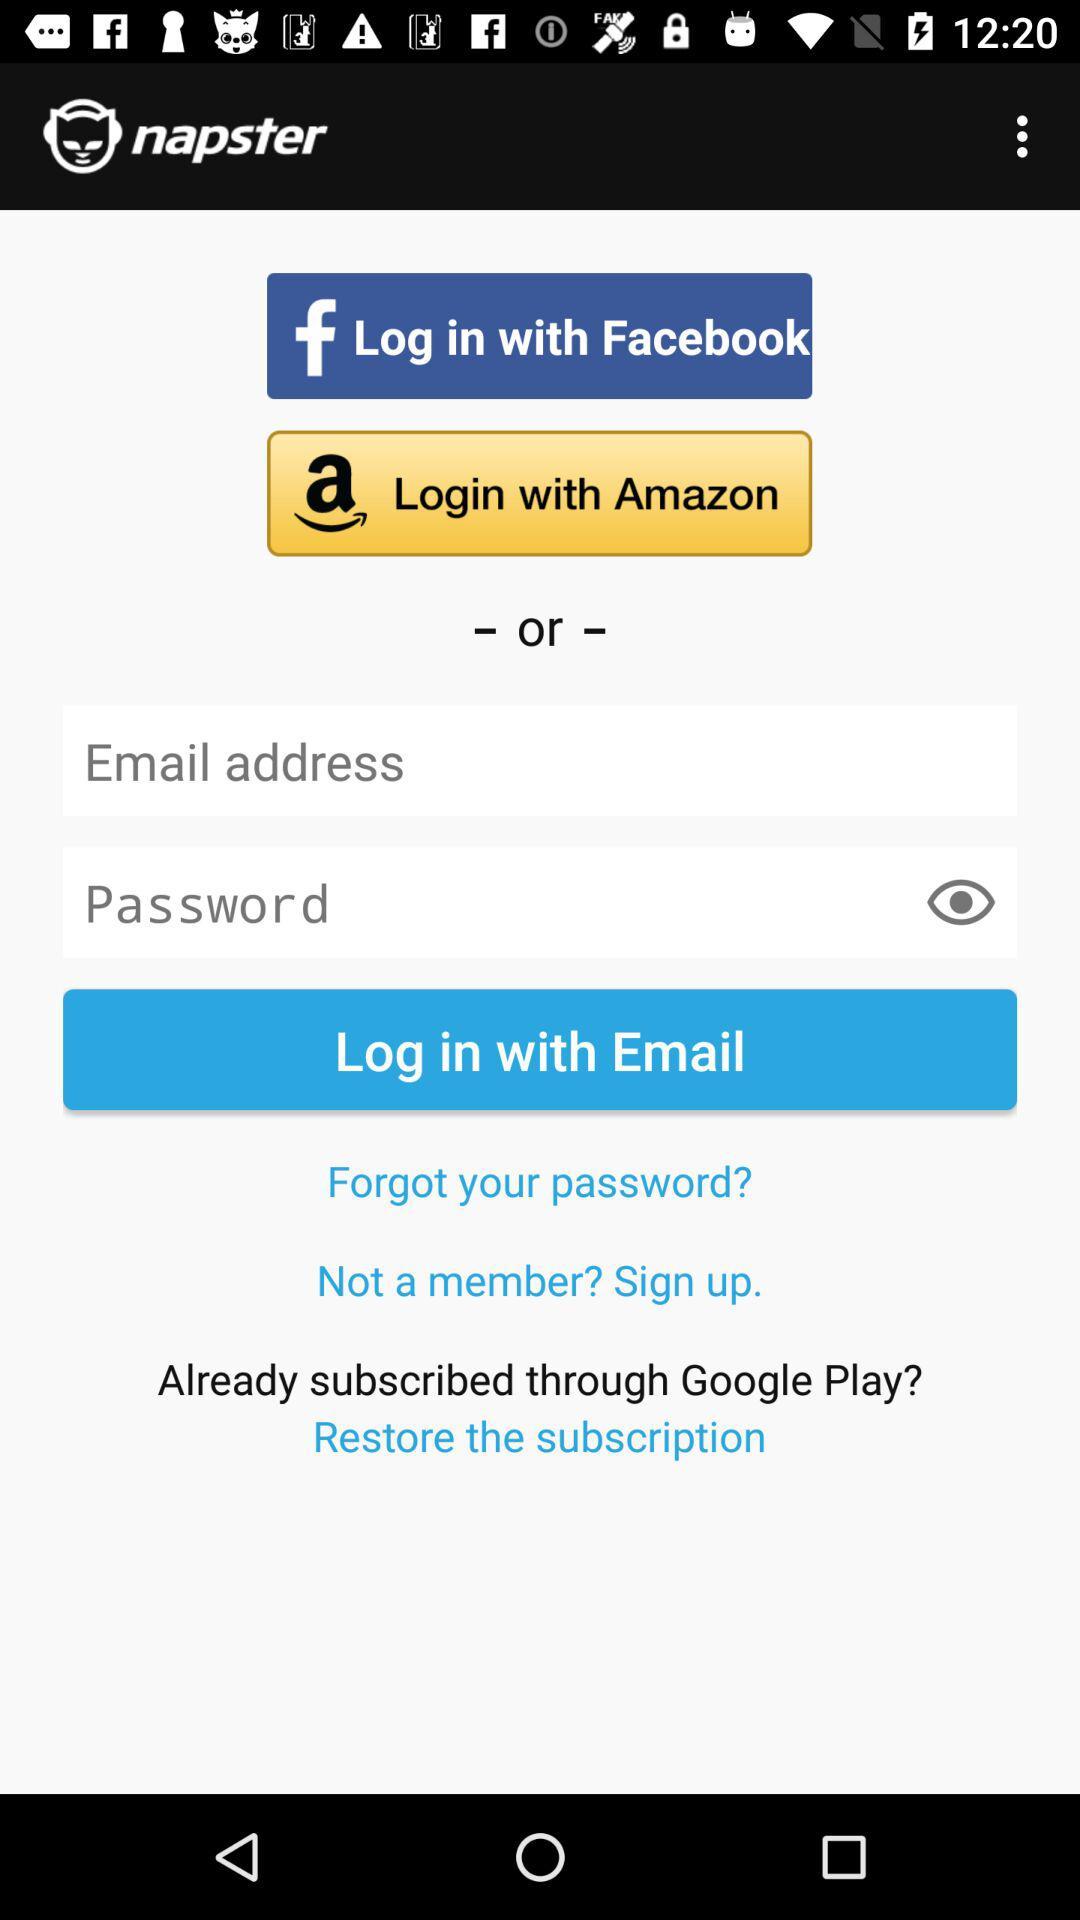  What do you see at coordinates (538, 493) in the screenshot?
I see `login with your amazon account` at bounding box center [538, 493].